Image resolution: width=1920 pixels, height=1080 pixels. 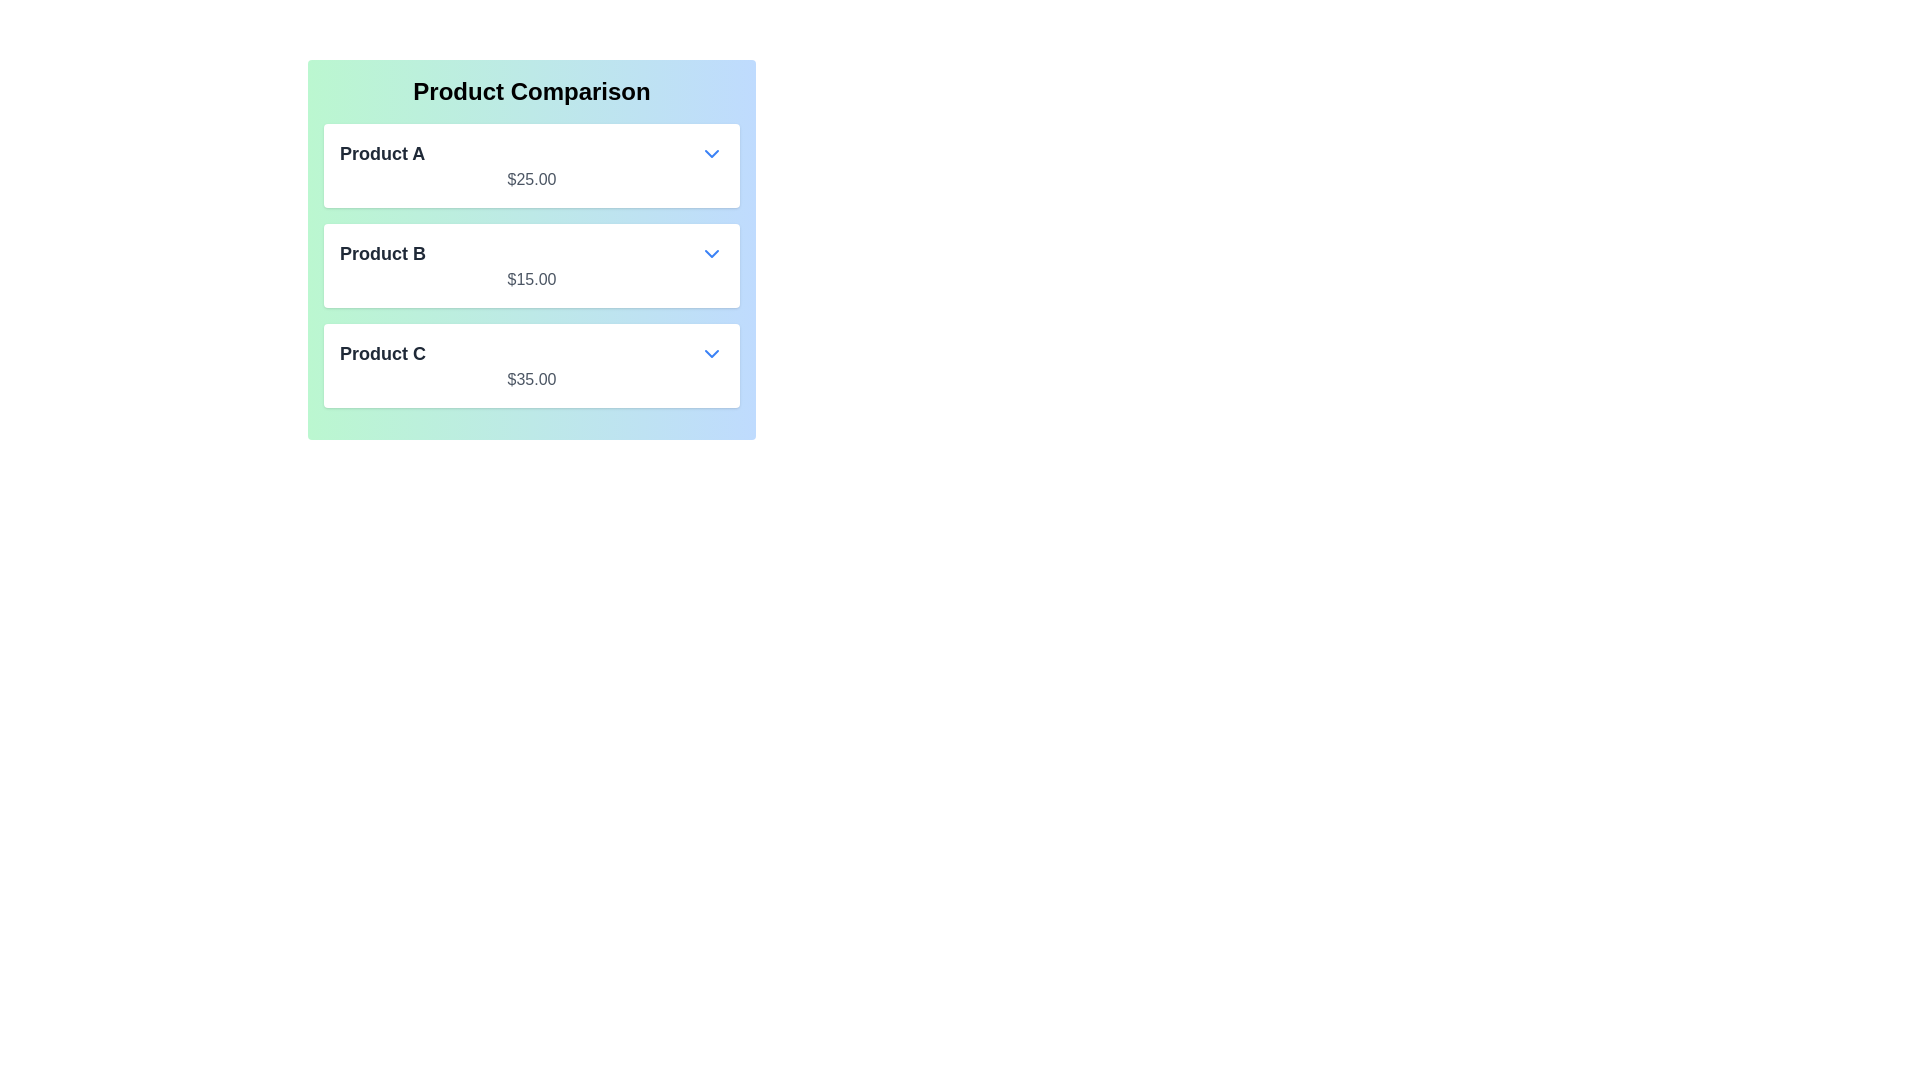 I want to click on the static text displaying '$15.00', which is smaller and subtler than other elements, located directly below 'Product B' in a white box area, so click(x=532, y=280).